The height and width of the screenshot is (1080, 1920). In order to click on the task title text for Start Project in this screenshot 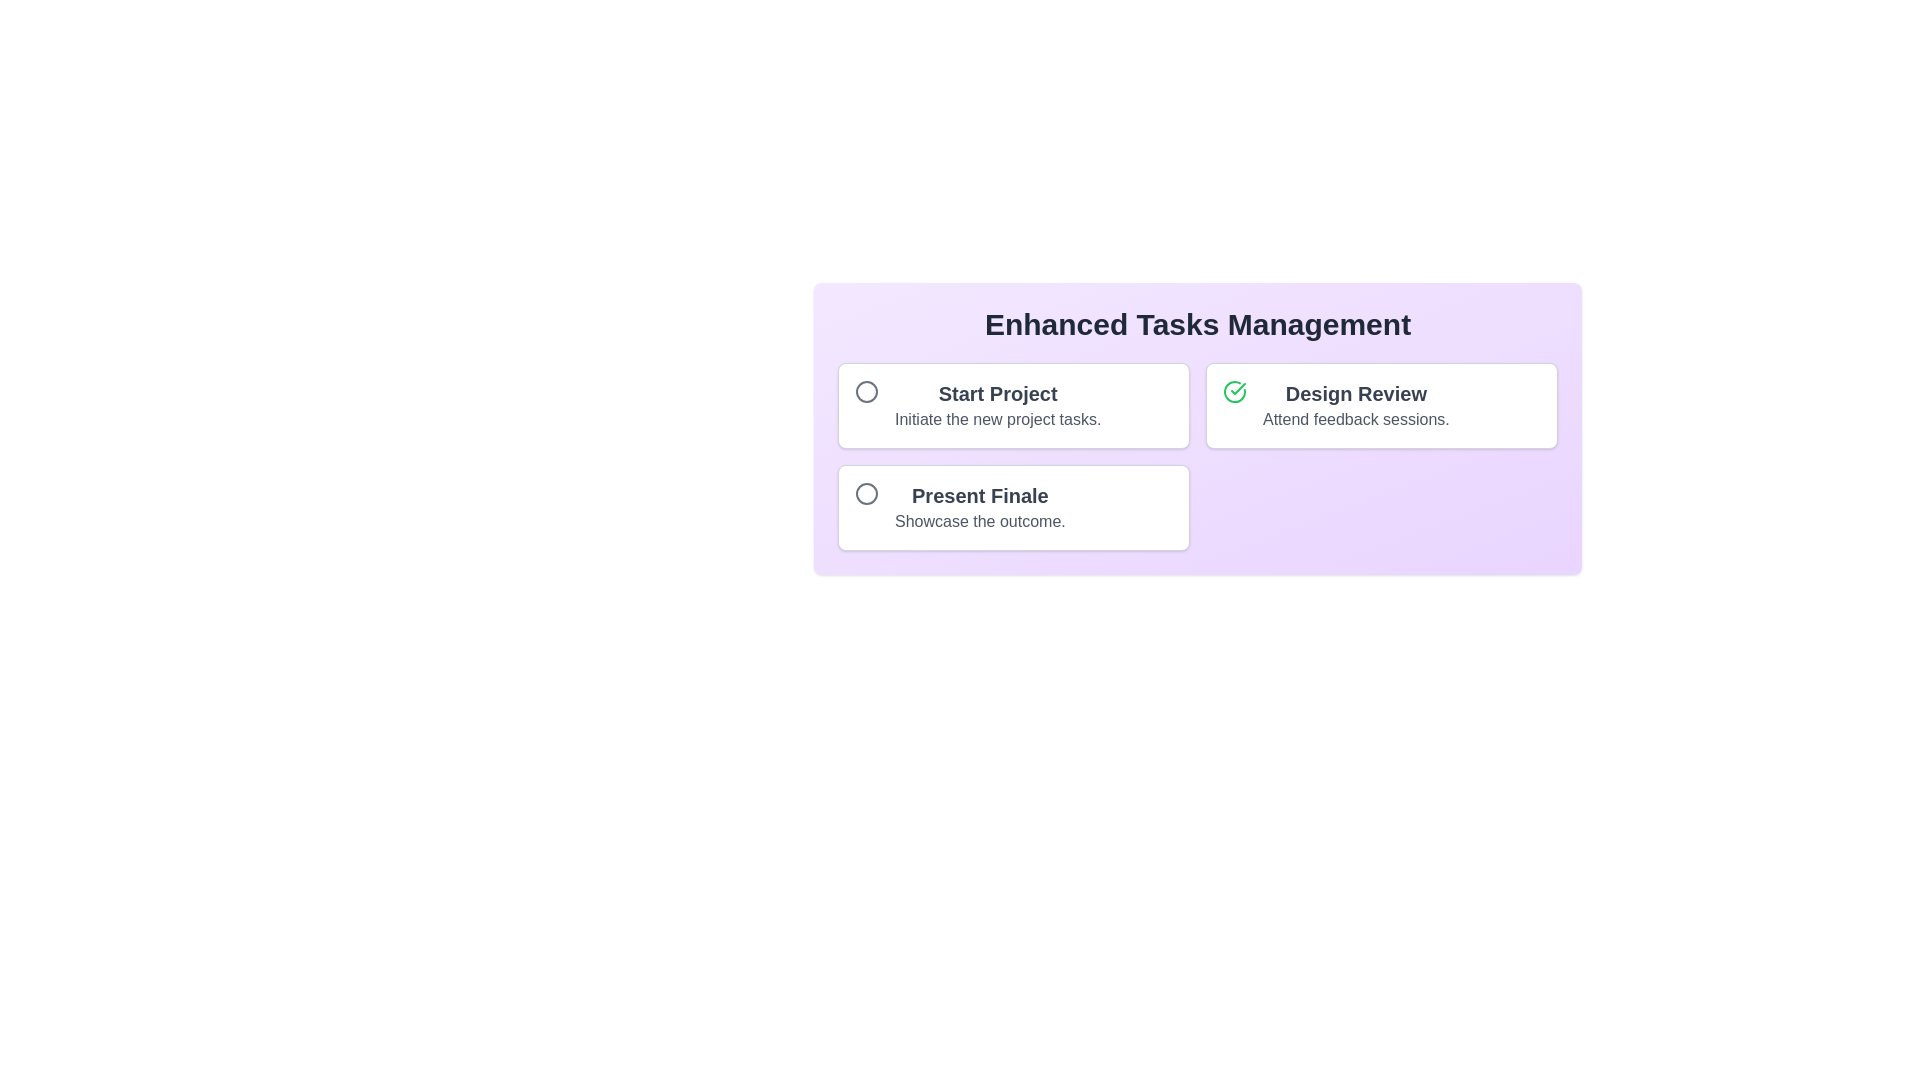, I will do `click(998, 393)`.